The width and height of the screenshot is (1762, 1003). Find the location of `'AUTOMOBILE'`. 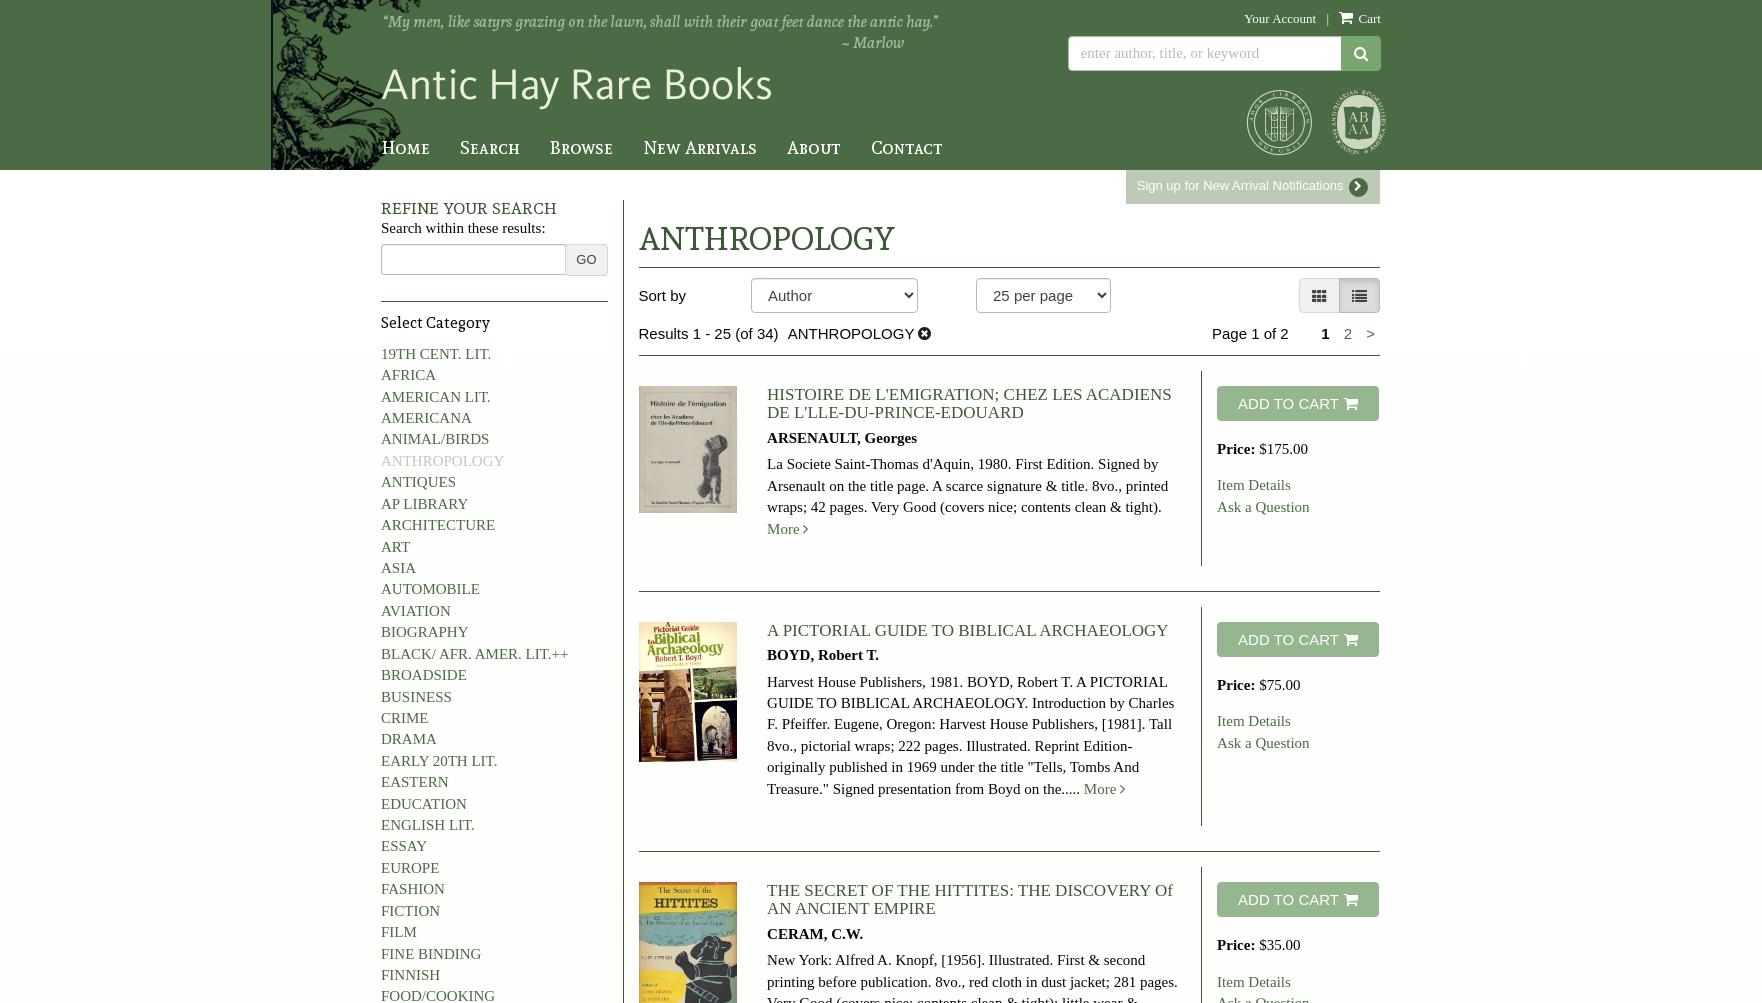

'AUTOMOBILE' is located at coordinates (429, 587).